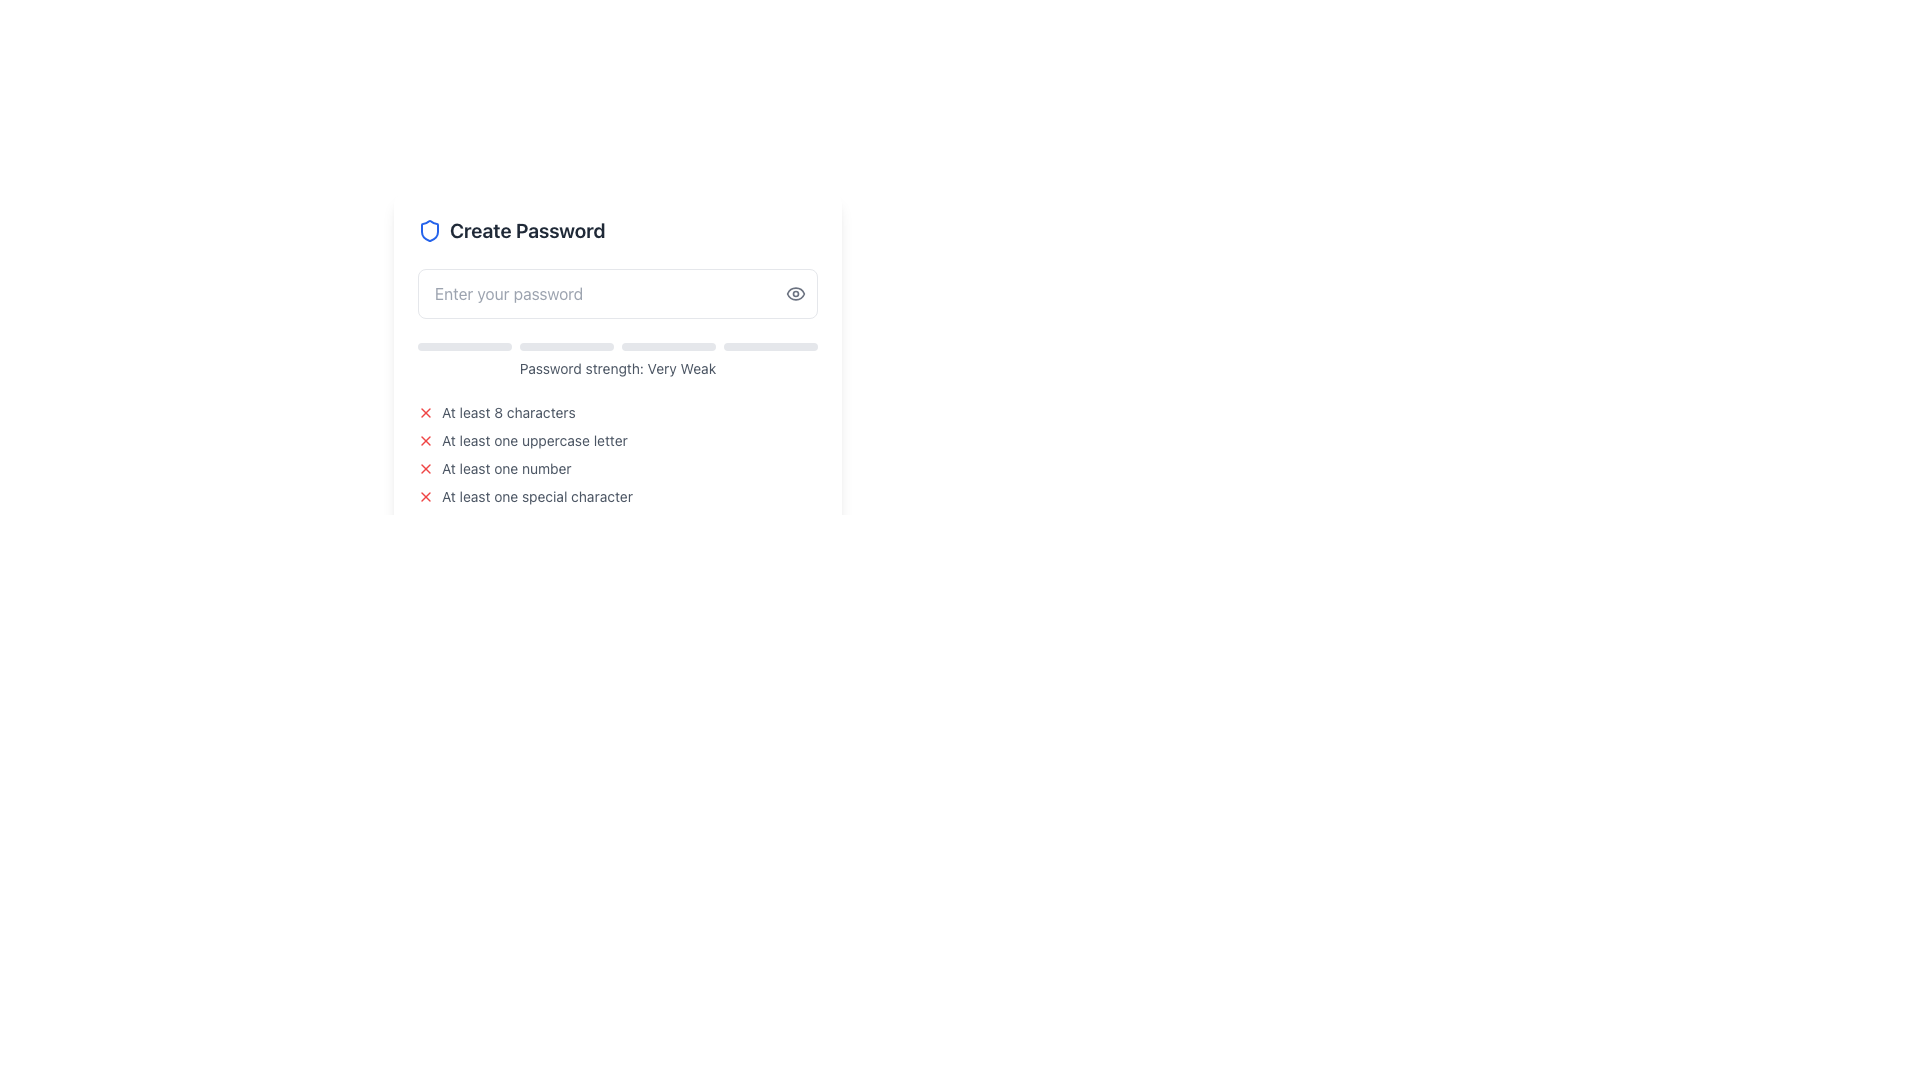  Describe the element at coordinates (537, 496) in the screenshot. I see `the text label that informs the user about the requirement for a valid password, specifically that it must include at least one special character, located below the 'Enter your password' input field and is the fourth item in the list under 'Password strength: Very Weak.'` at that location.